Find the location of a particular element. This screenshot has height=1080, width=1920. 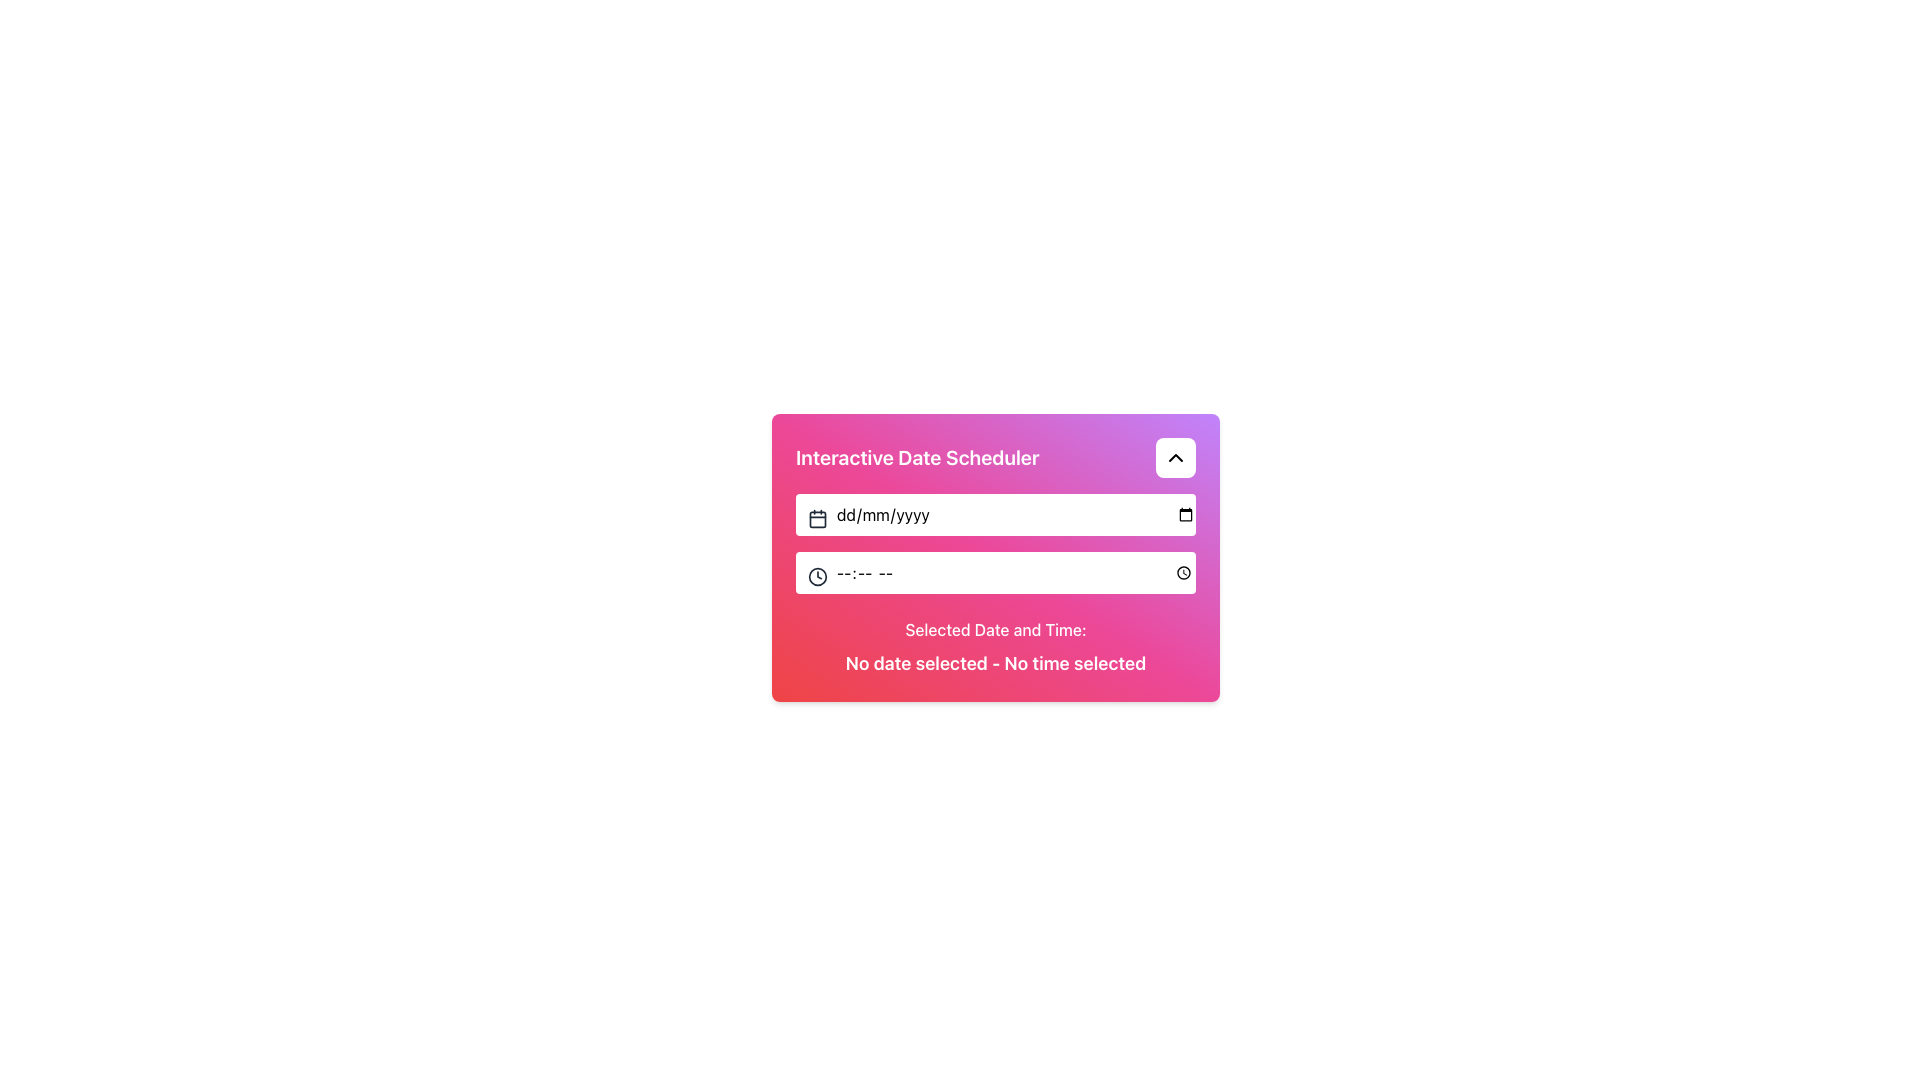

the calendar icon which is the leftmost element in the date input field group, adjacent to the 'dd/mm/yyyy' placeholder text is located at coordinates (817, 516).